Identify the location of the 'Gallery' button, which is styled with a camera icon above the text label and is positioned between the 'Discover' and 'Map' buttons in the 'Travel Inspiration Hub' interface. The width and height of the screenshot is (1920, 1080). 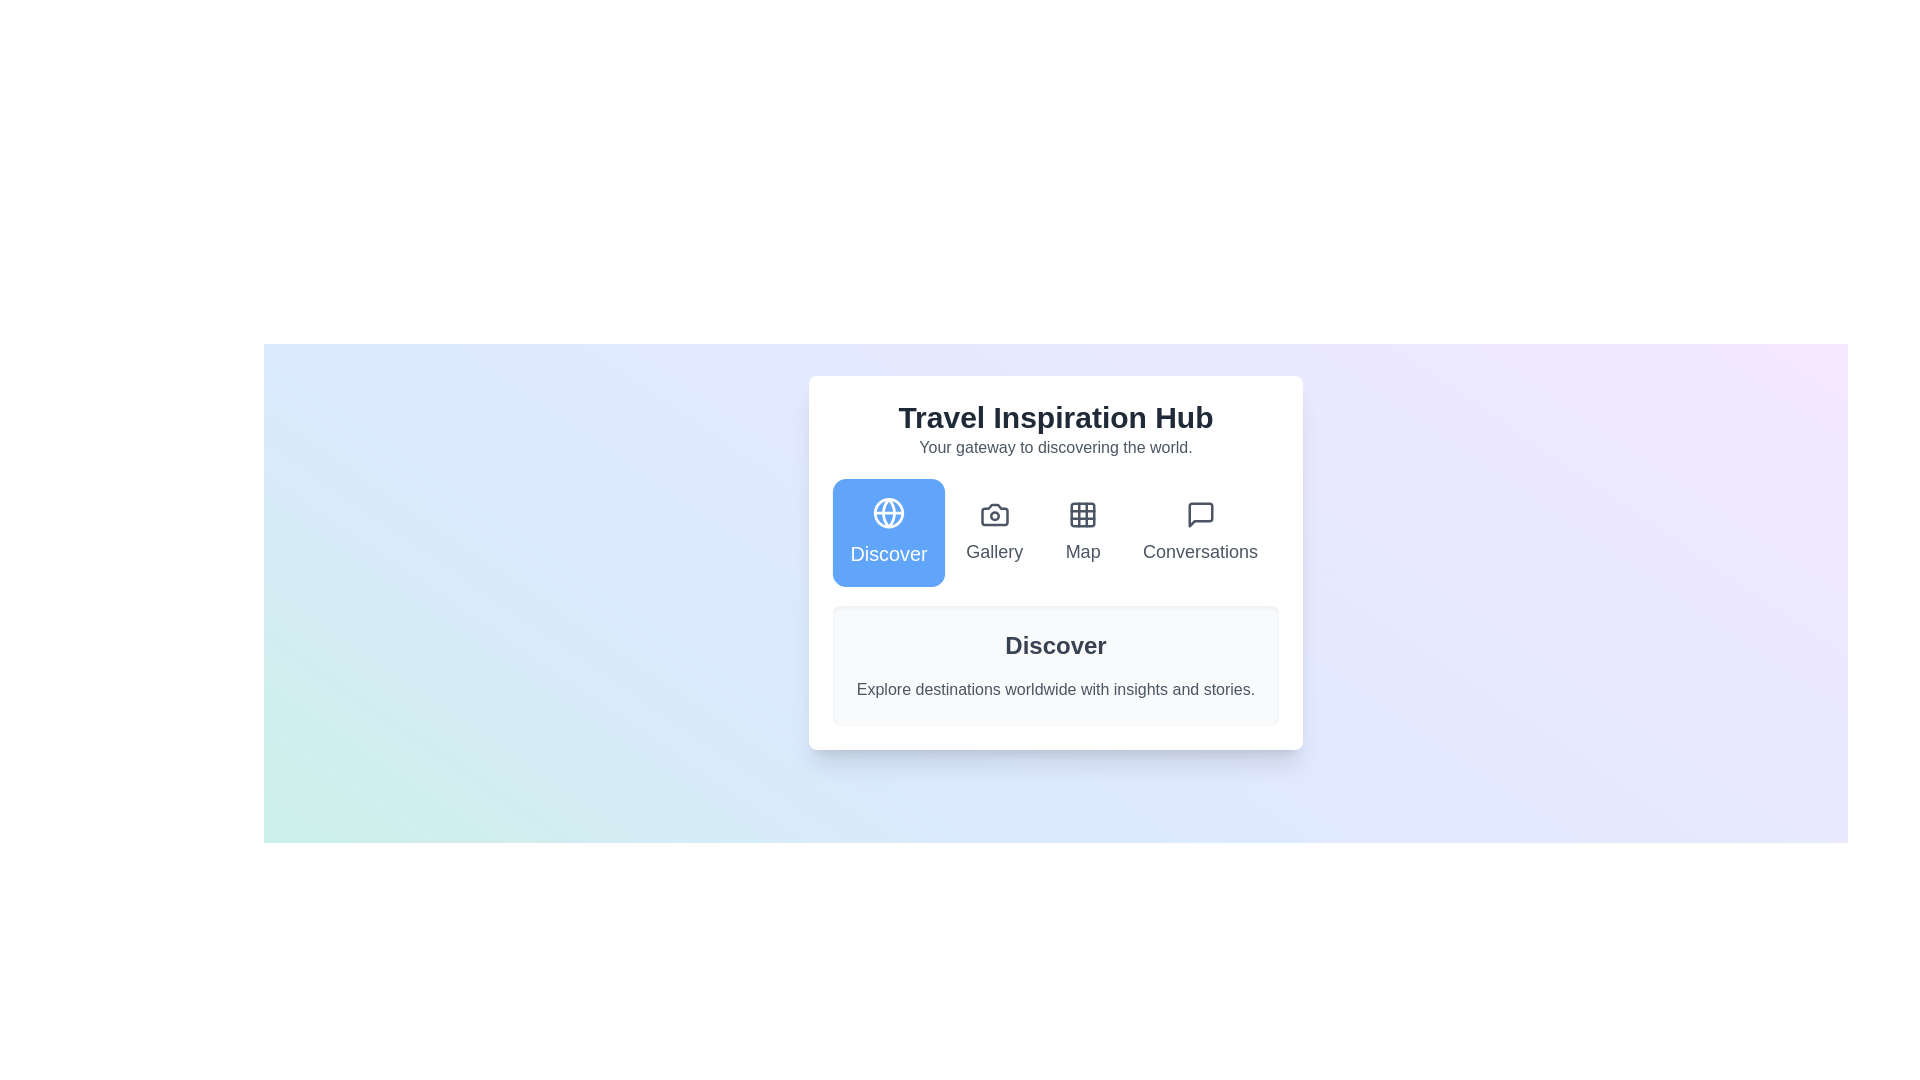
(994, 531).